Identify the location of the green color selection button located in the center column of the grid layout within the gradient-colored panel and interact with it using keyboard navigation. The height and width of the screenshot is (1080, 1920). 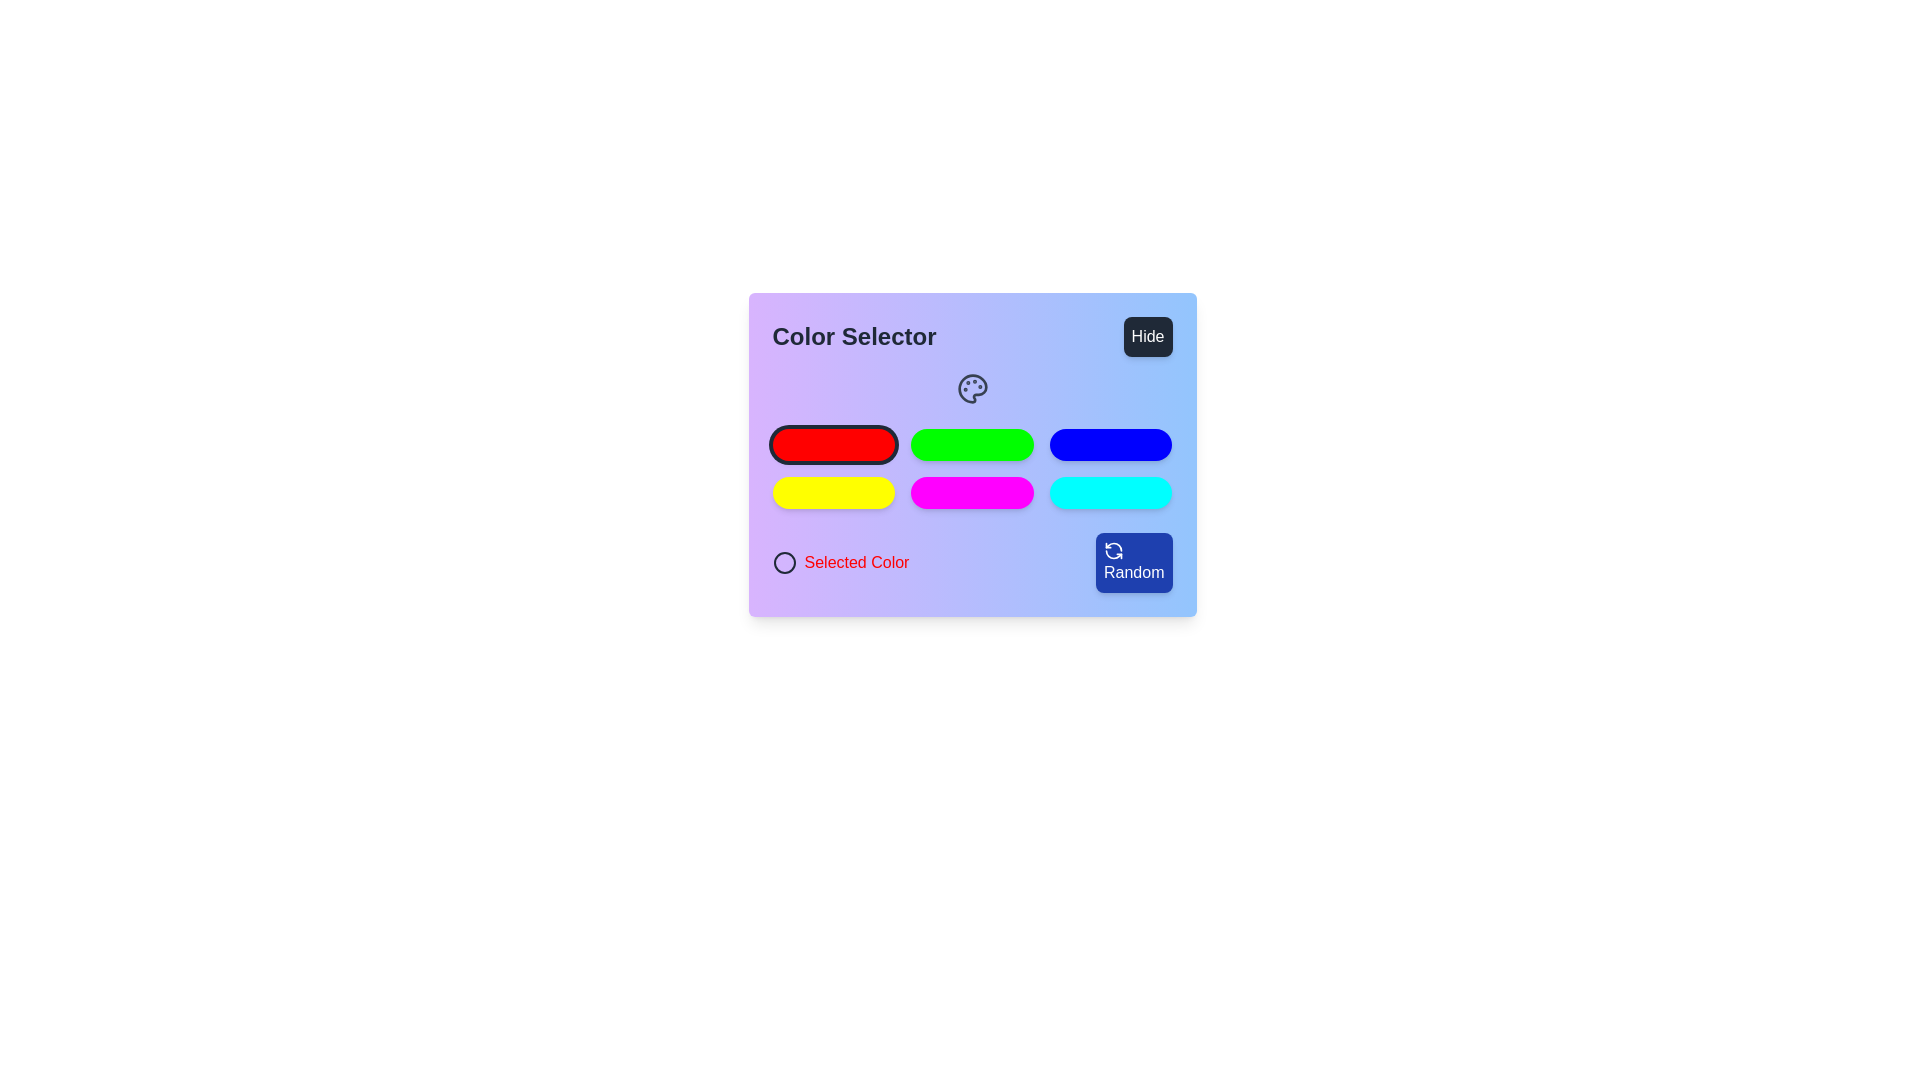
(972, 455).